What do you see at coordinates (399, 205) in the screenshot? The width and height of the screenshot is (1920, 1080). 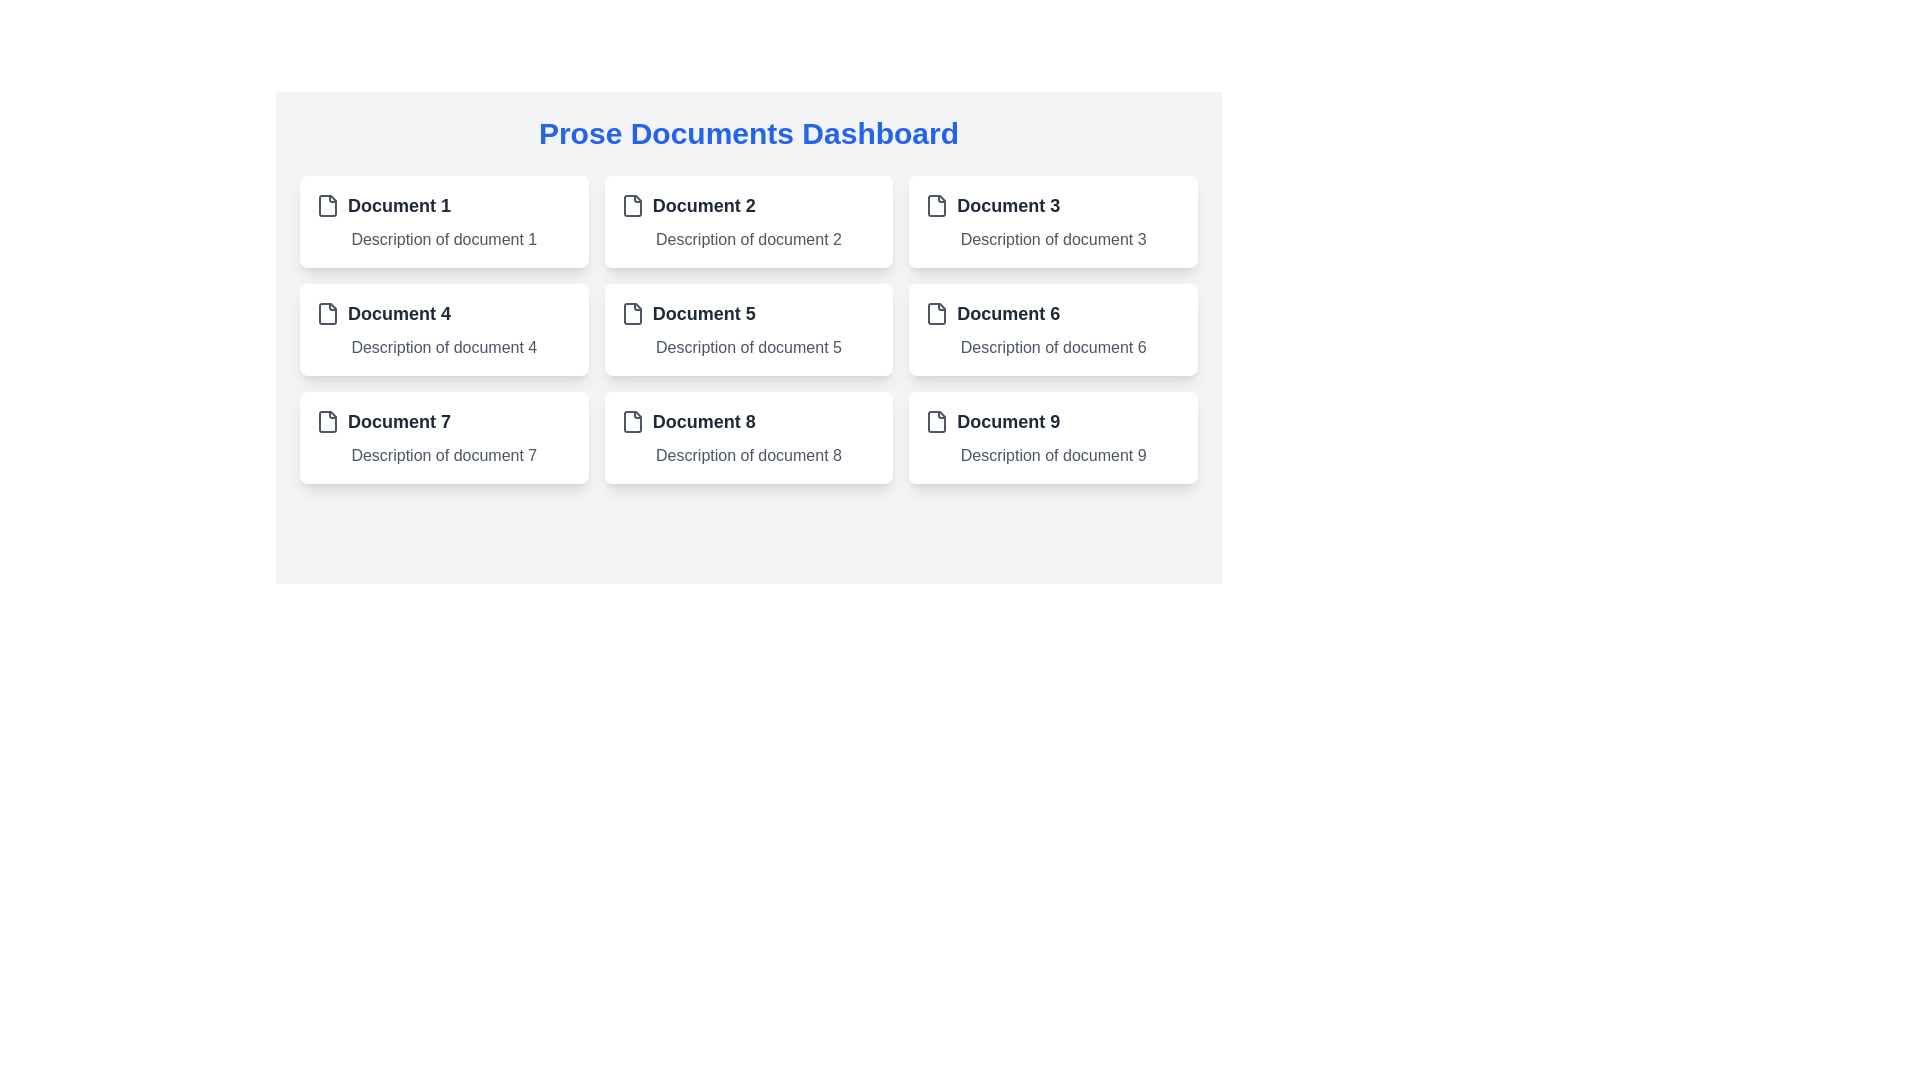 I see `title of the card labeled 'Document 1' located in the top left corner of the grid layout` at bounding box center [399, 205].